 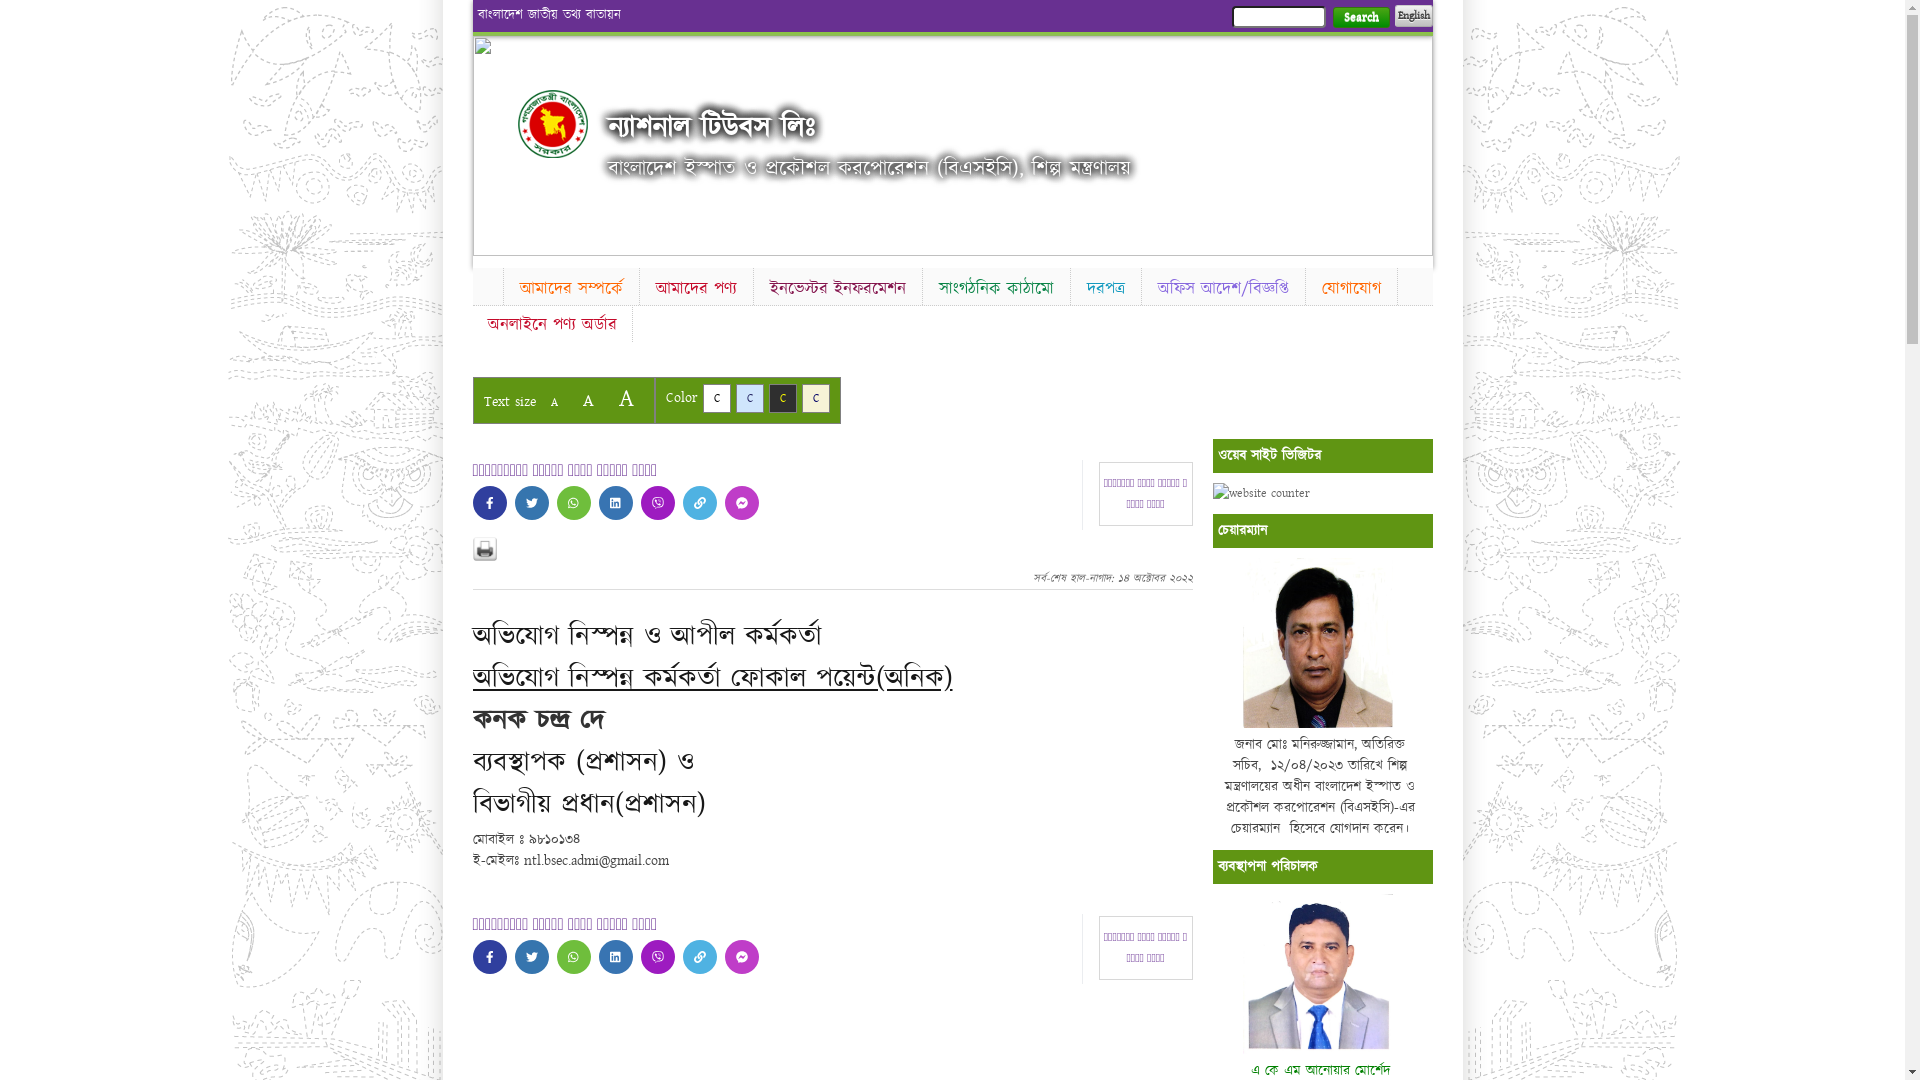 I want to click on 'C', so click(x=781, y=398).